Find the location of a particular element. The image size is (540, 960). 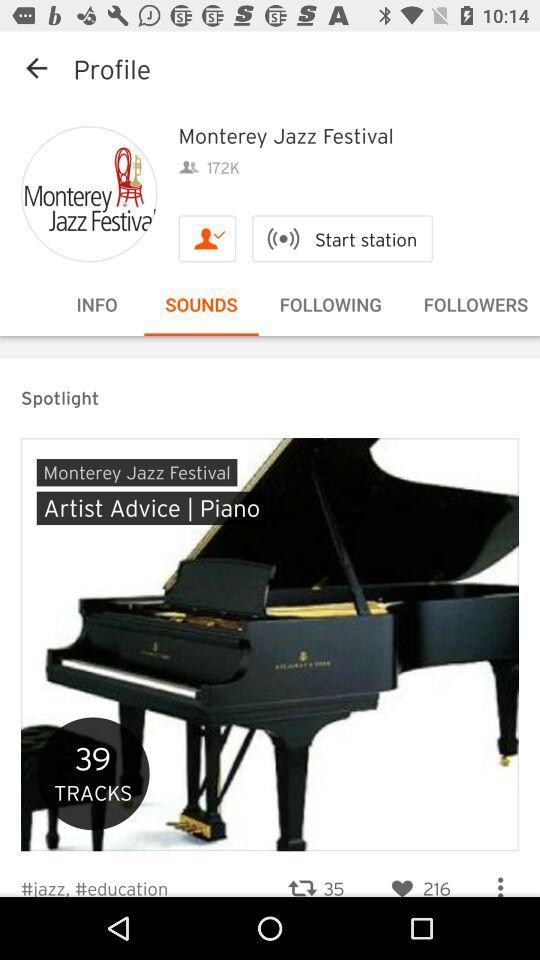

icon below info item is located at coordinates (270, 336).